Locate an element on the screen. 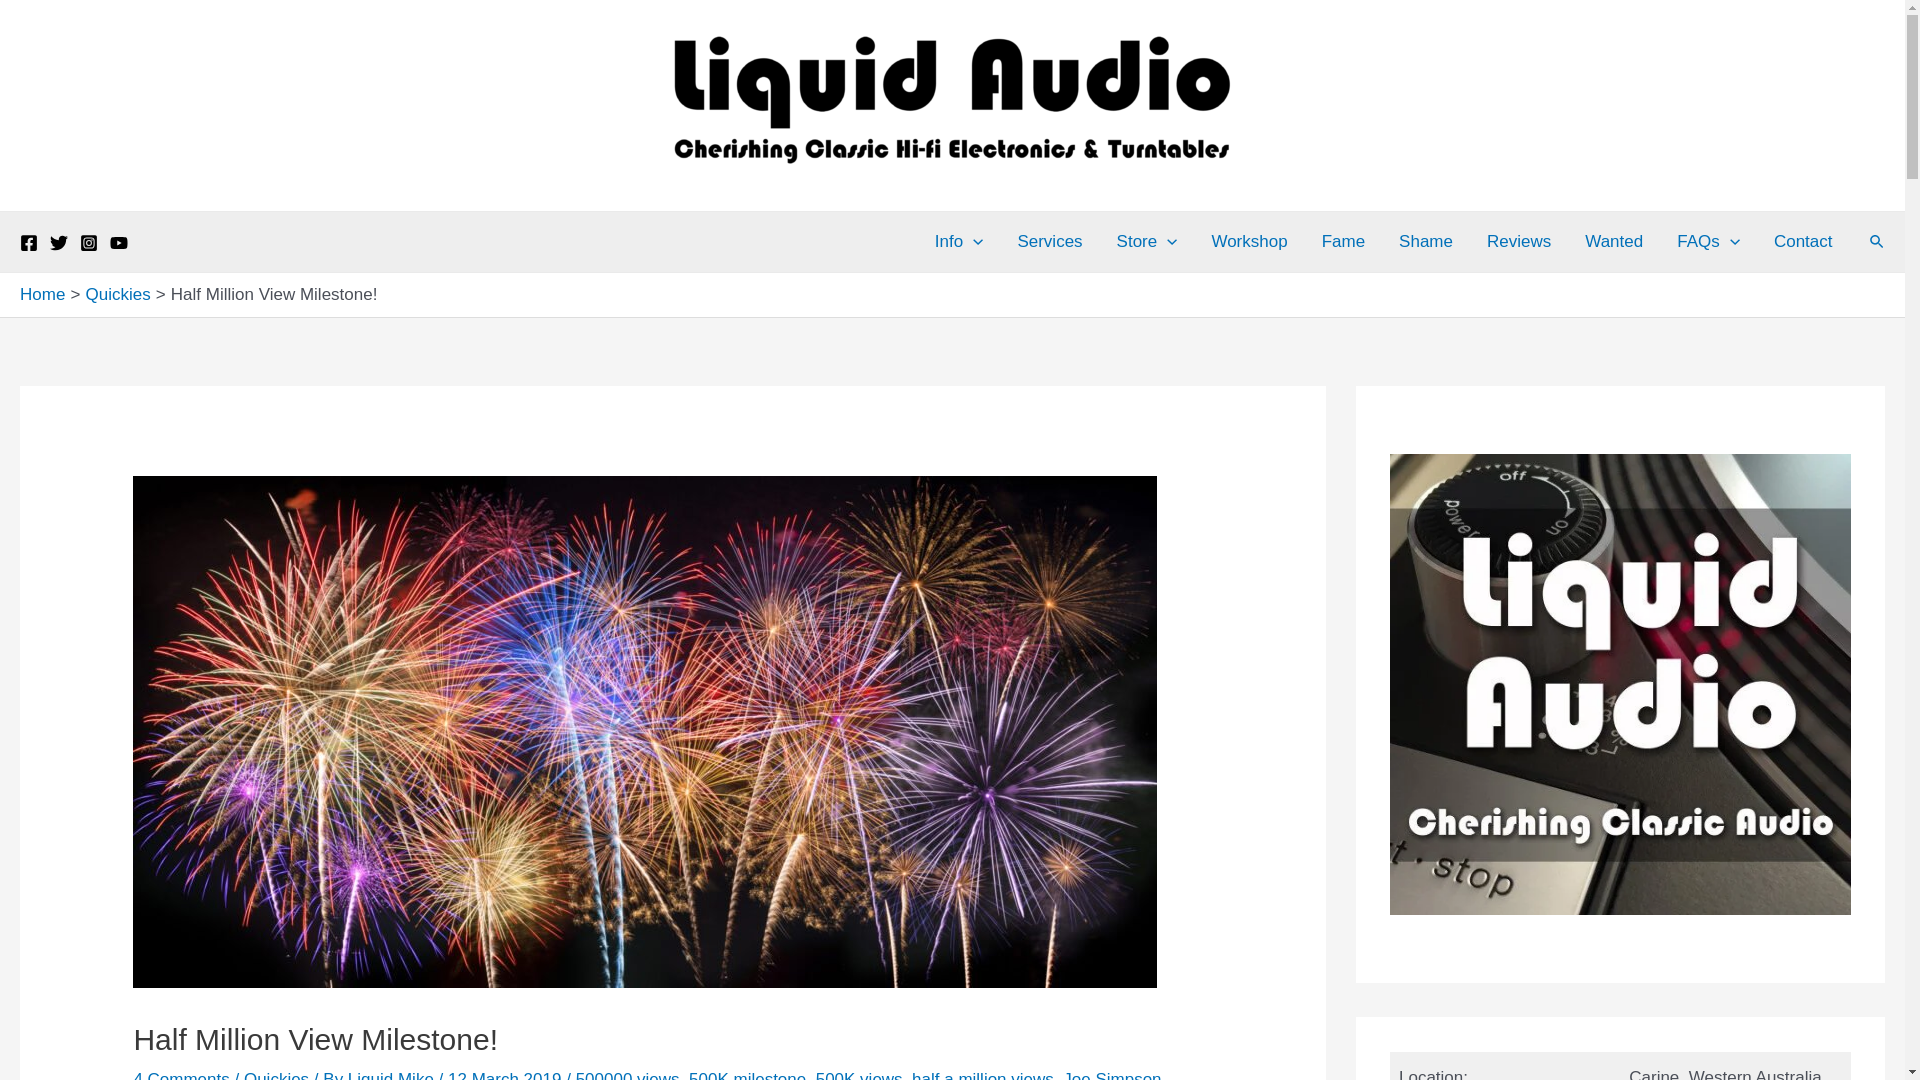  'FAQs' is located at coordinates (1660, 241).